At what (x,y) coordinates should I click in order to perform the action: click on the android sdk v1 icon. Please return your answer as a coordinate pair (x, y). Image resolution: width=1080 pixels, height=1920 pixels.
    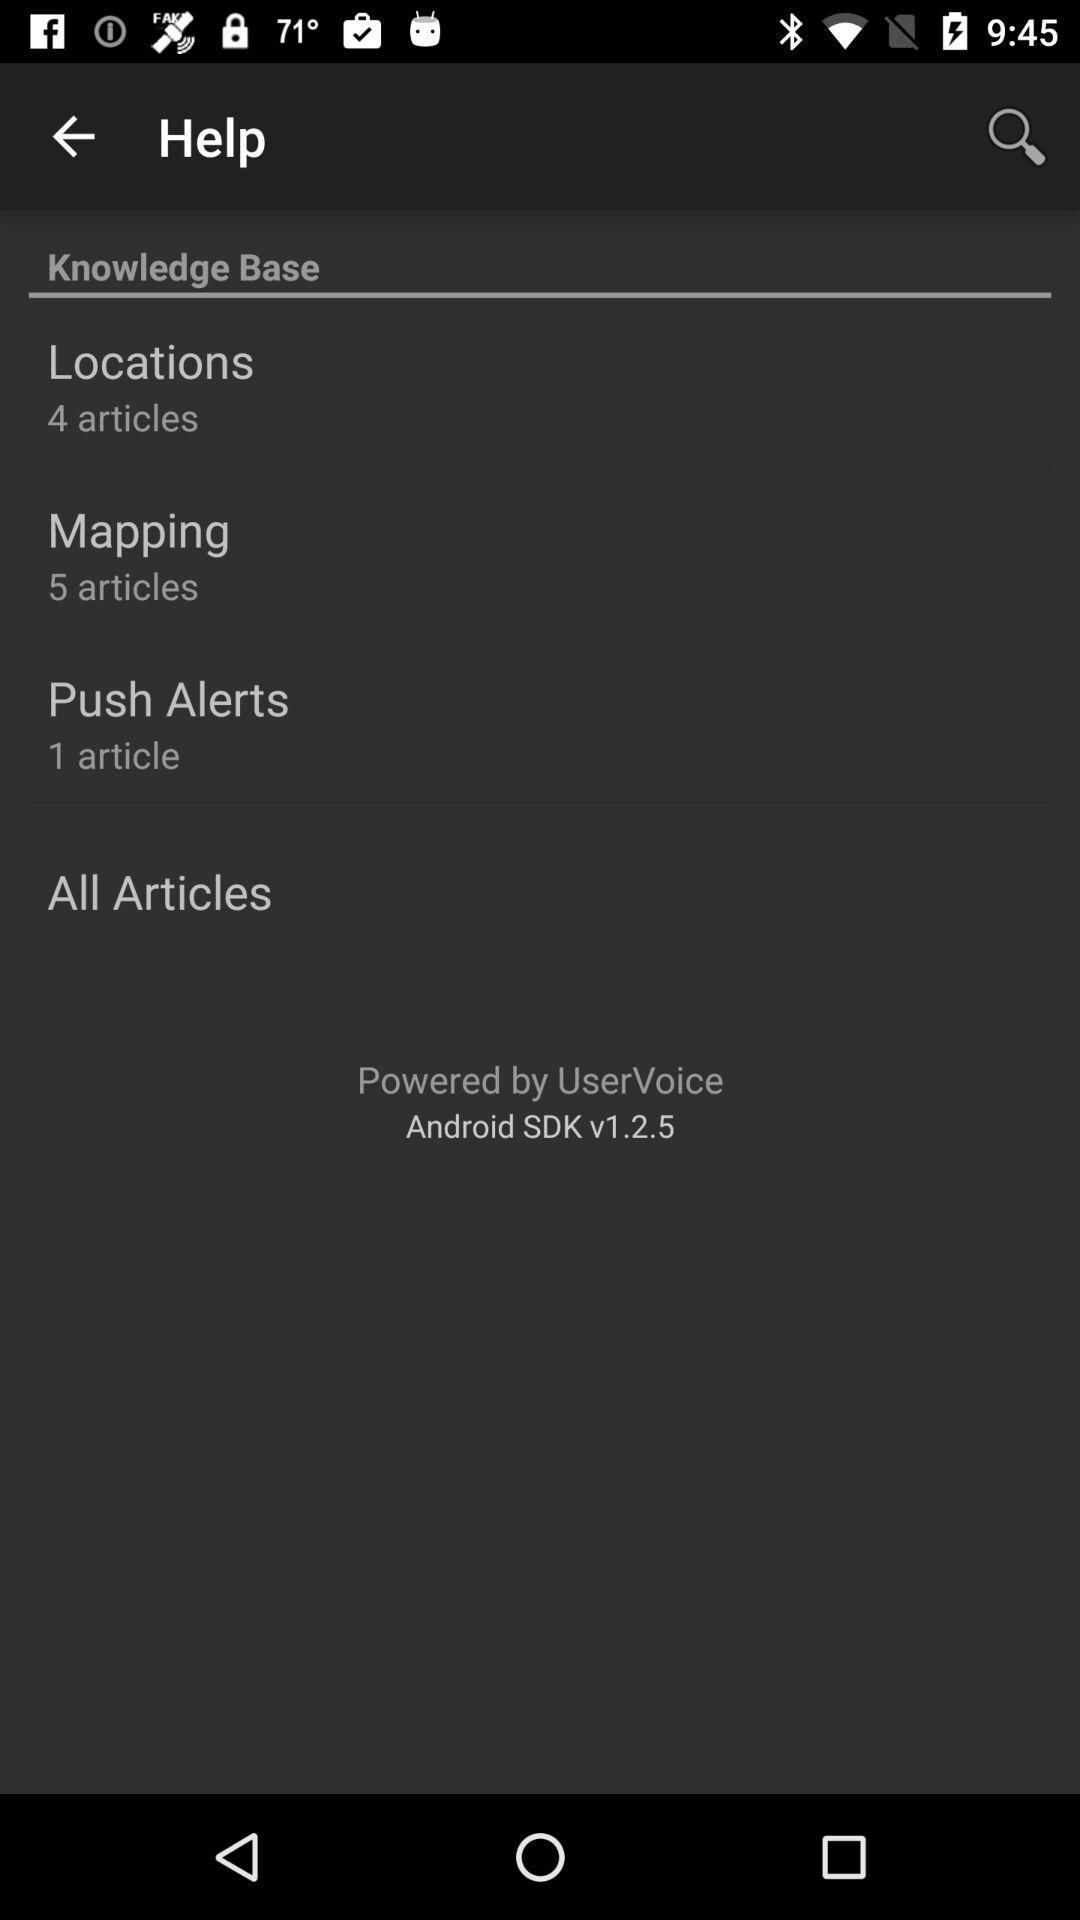
    Looking at the image, I should click on (540, 1125).